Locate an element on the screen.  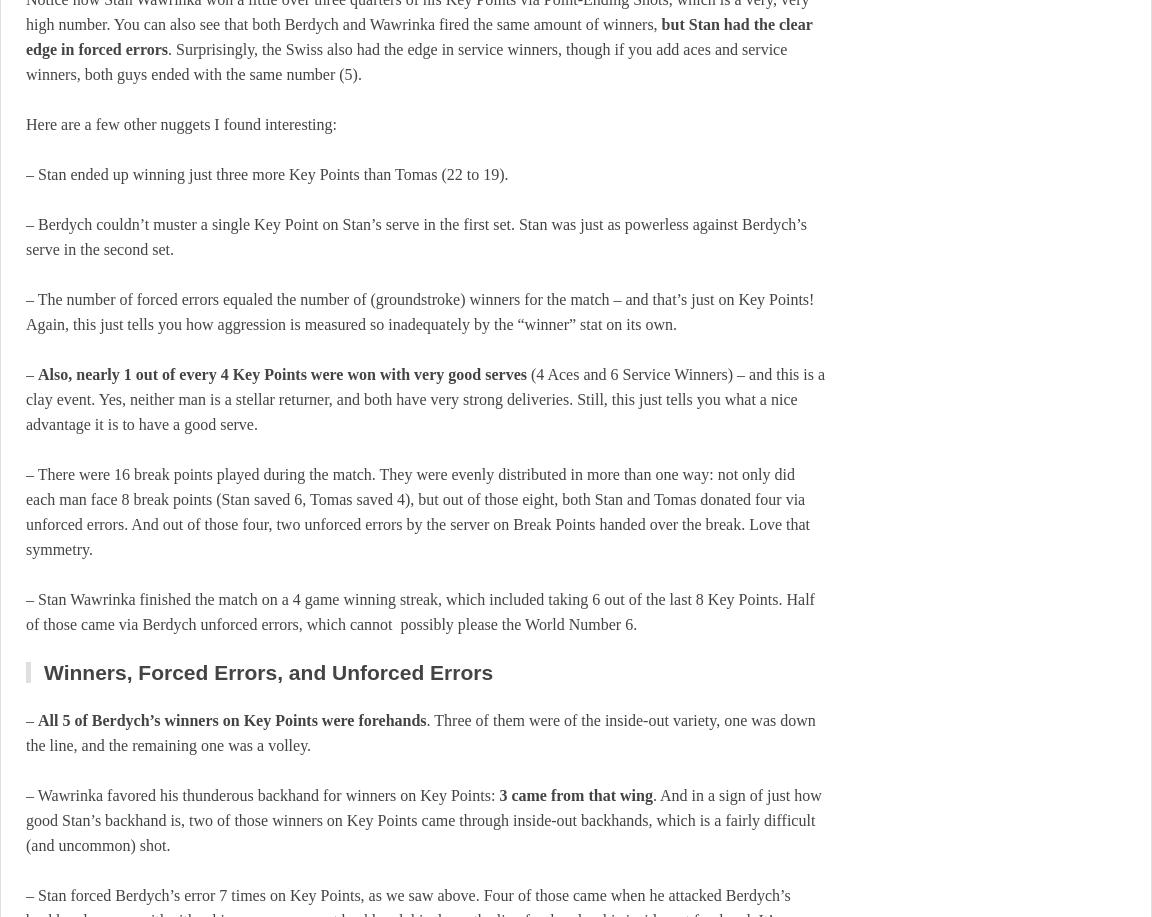
'– Stan ended up winning just three more Key Points than Tomas (22 to 19).' is located at coordinates (25, 174).